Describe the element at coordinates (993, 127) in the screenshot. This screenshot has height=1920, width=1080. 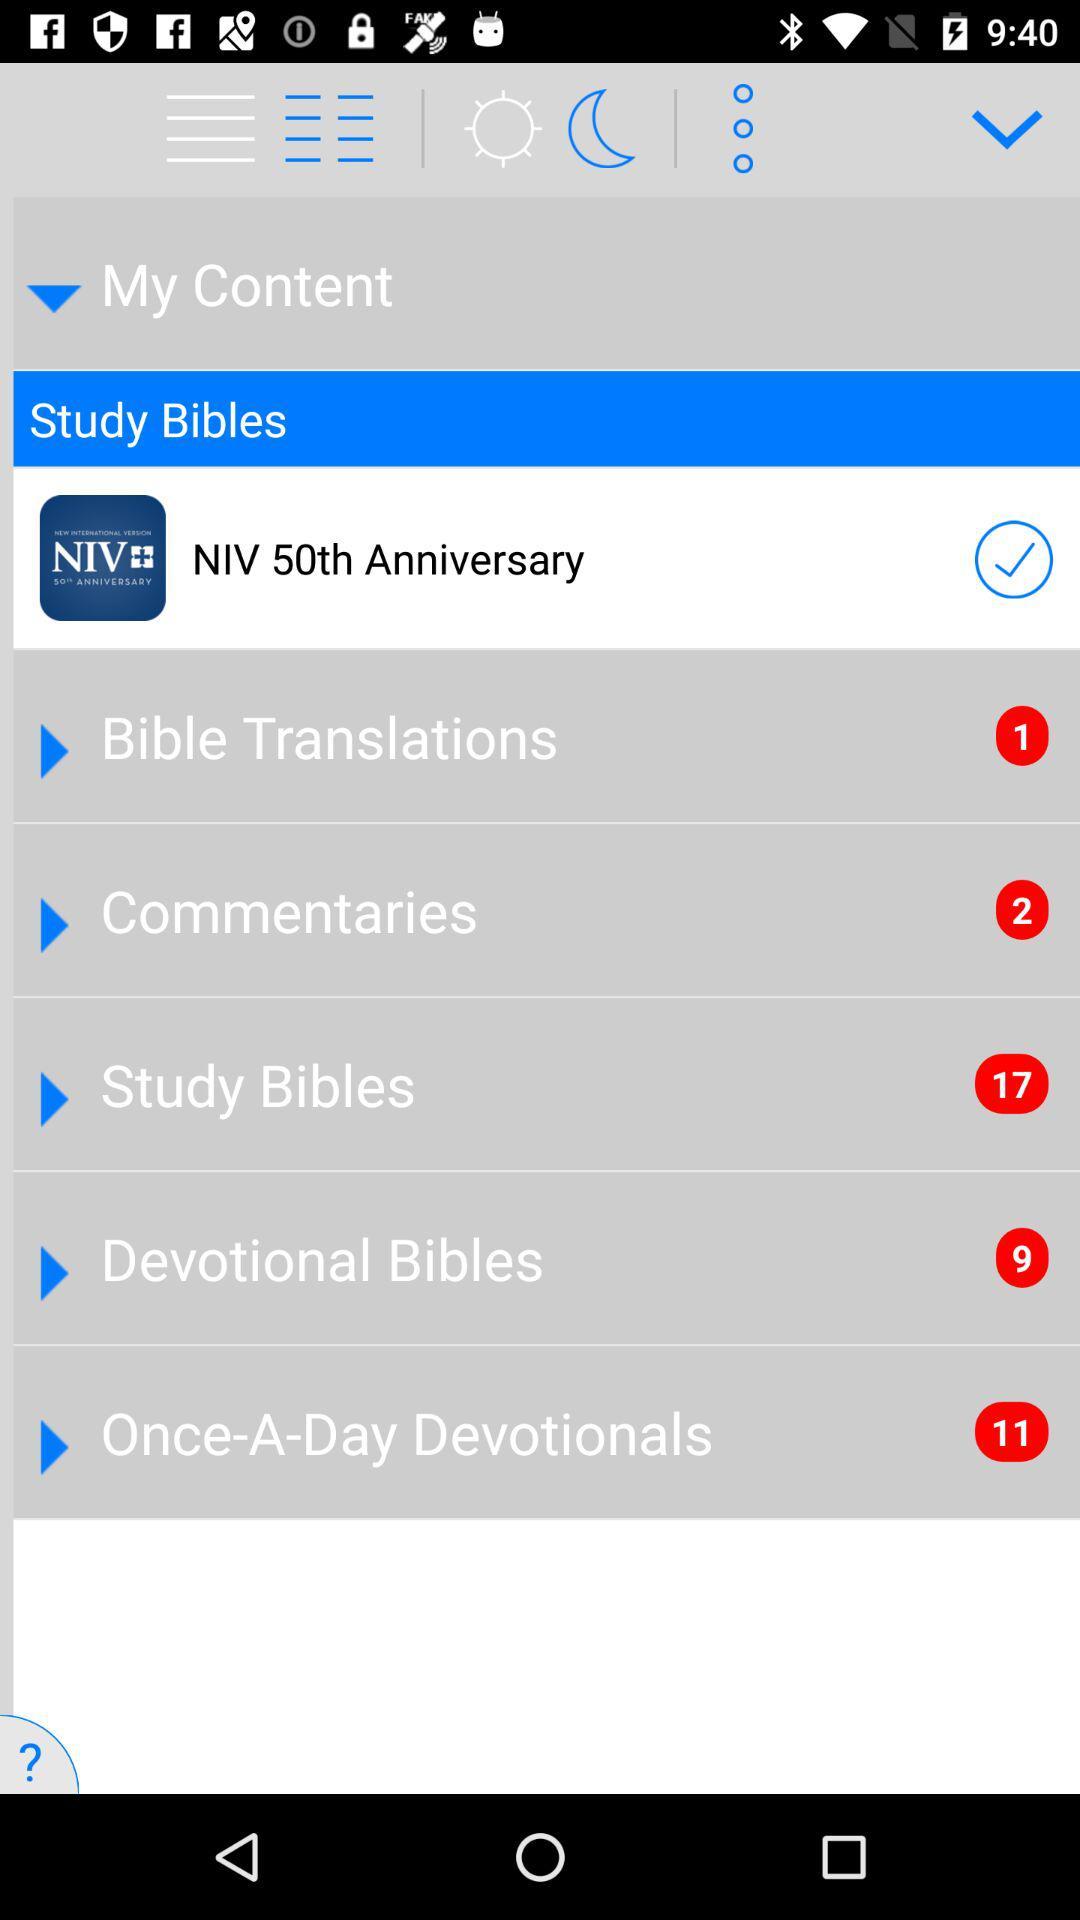
I see `the expand_more icon` at that location.